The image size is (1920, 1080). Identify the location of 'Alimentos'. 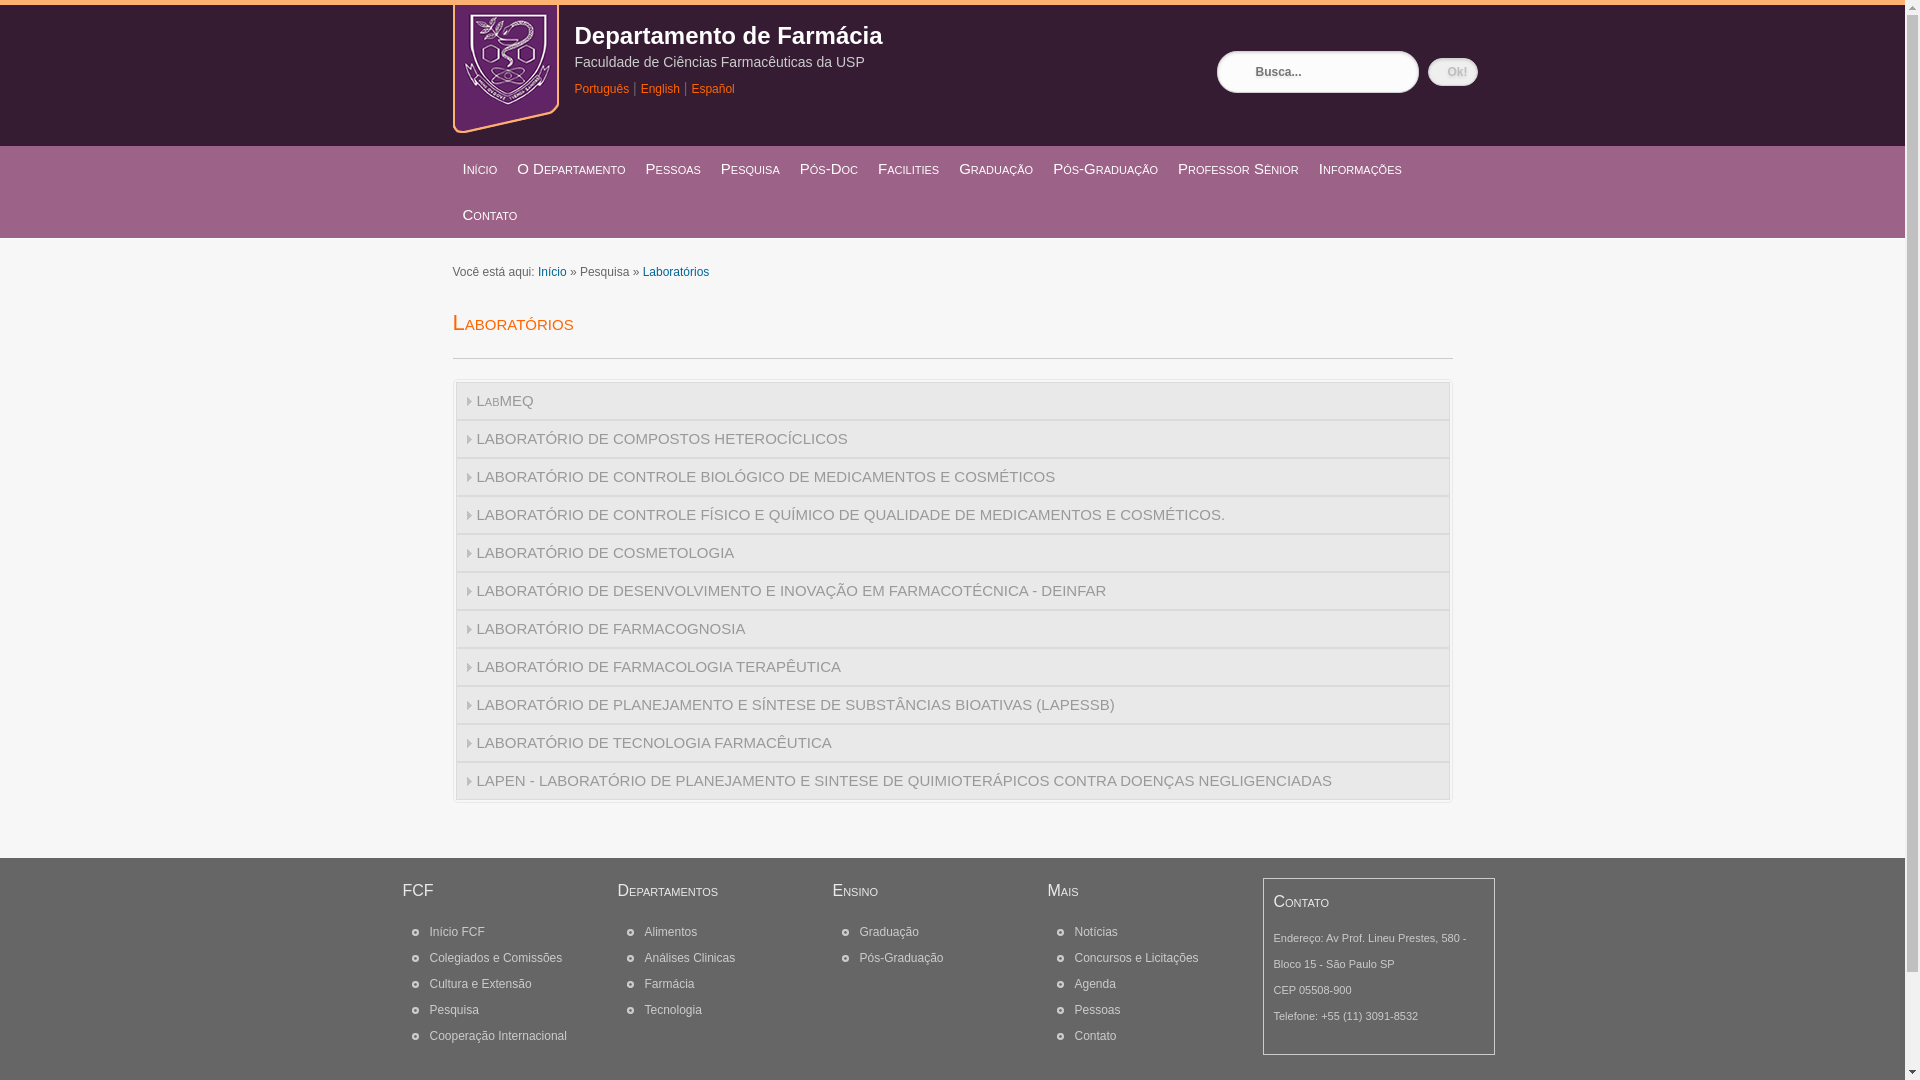
(670, 932).